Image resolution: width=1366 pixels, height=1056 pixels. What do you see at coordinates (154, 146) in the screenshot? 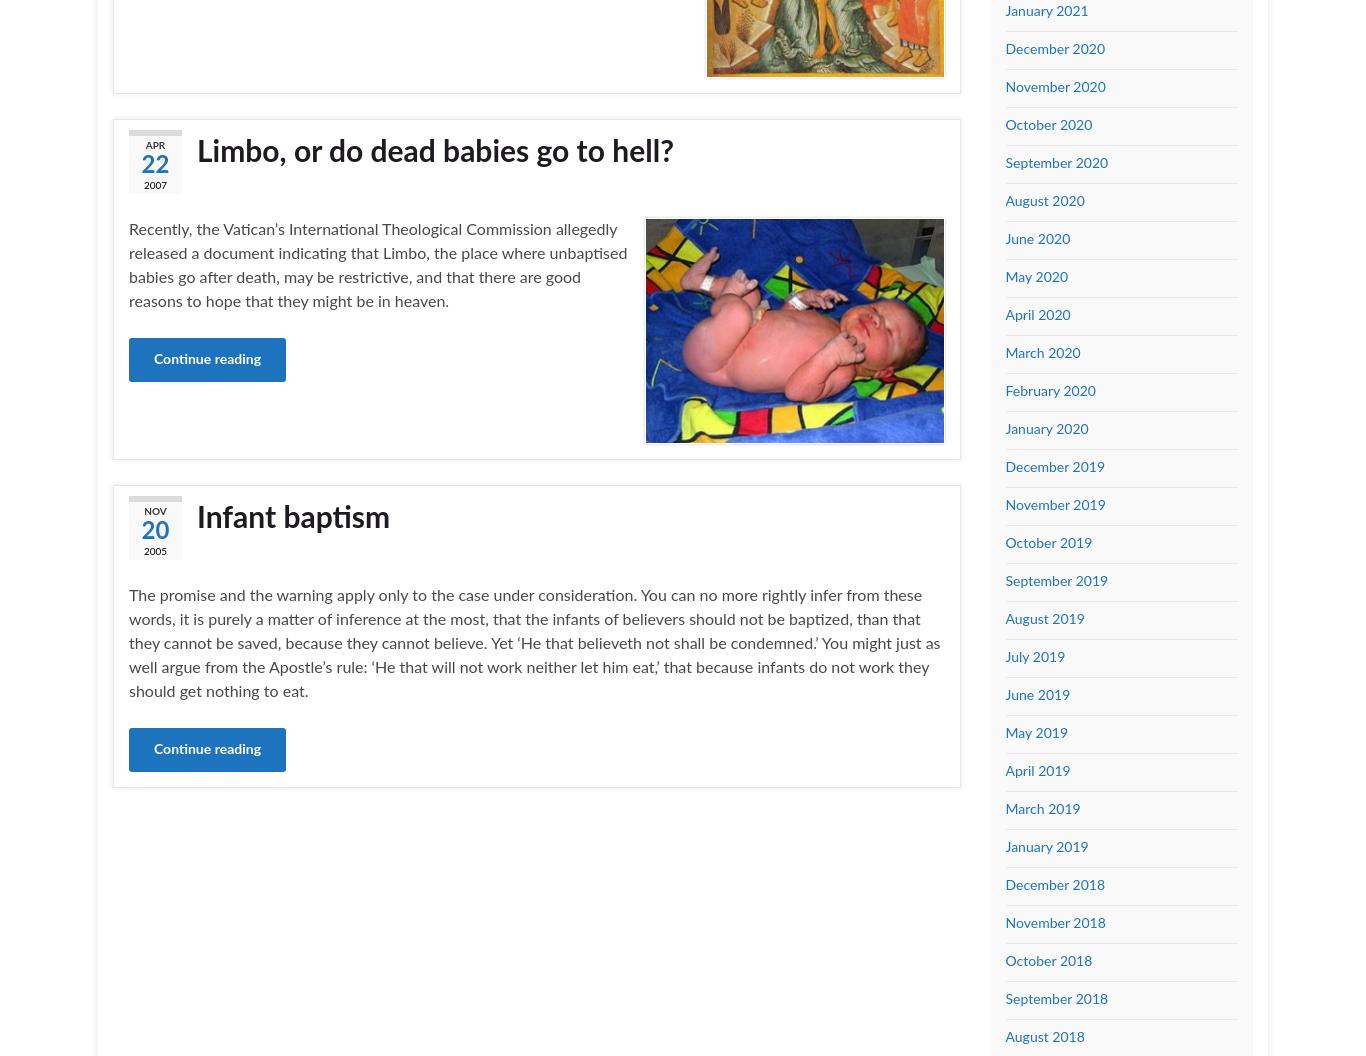
I see `'Apr'` at bounding box center [154, 146].